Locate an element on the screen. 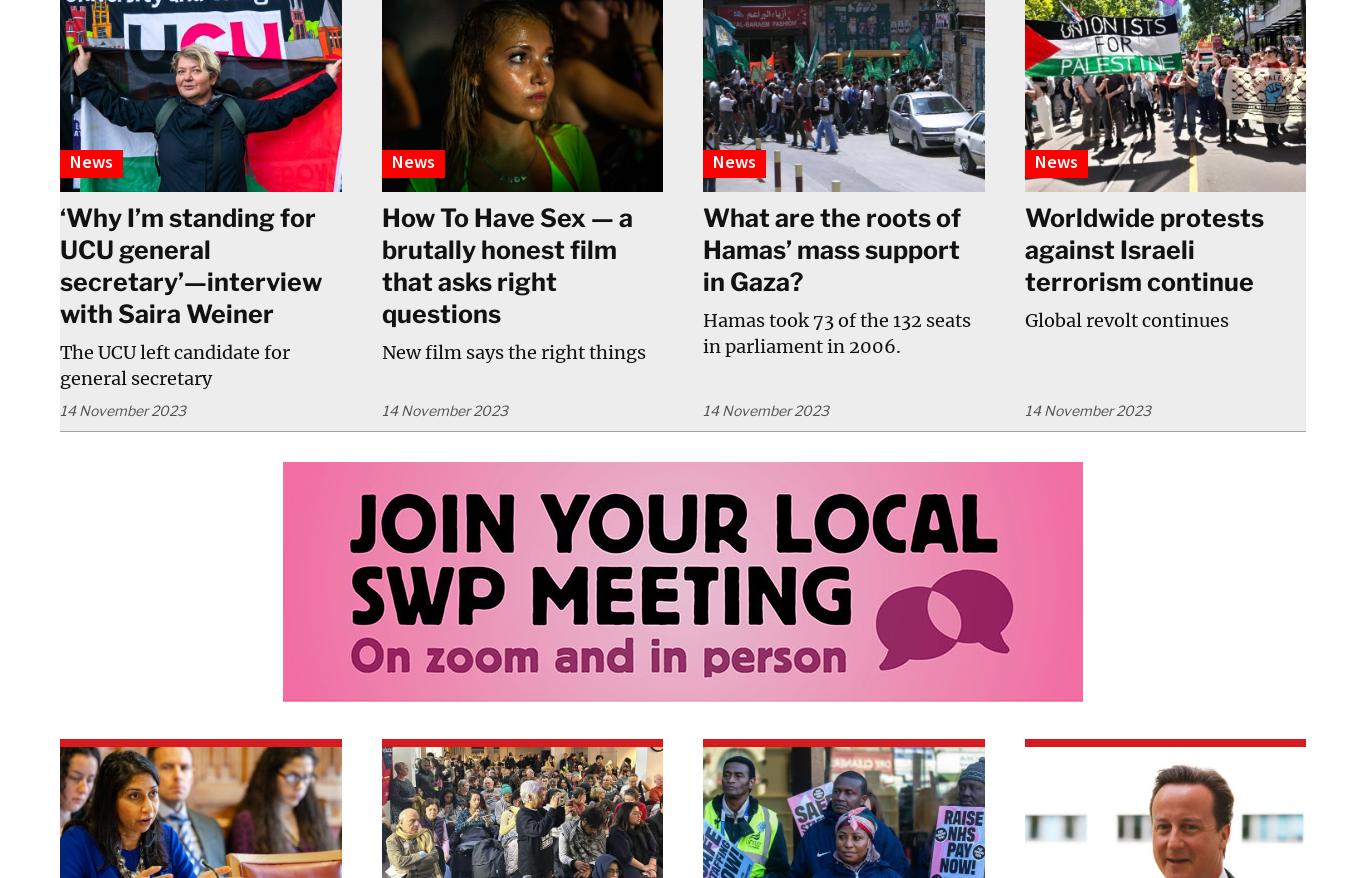 Image resolution: width=1366 pixels, height=878 pixels. 'How To Have Sex — a brutally honest film that asks right questions' is located at coordinates (379, 265).